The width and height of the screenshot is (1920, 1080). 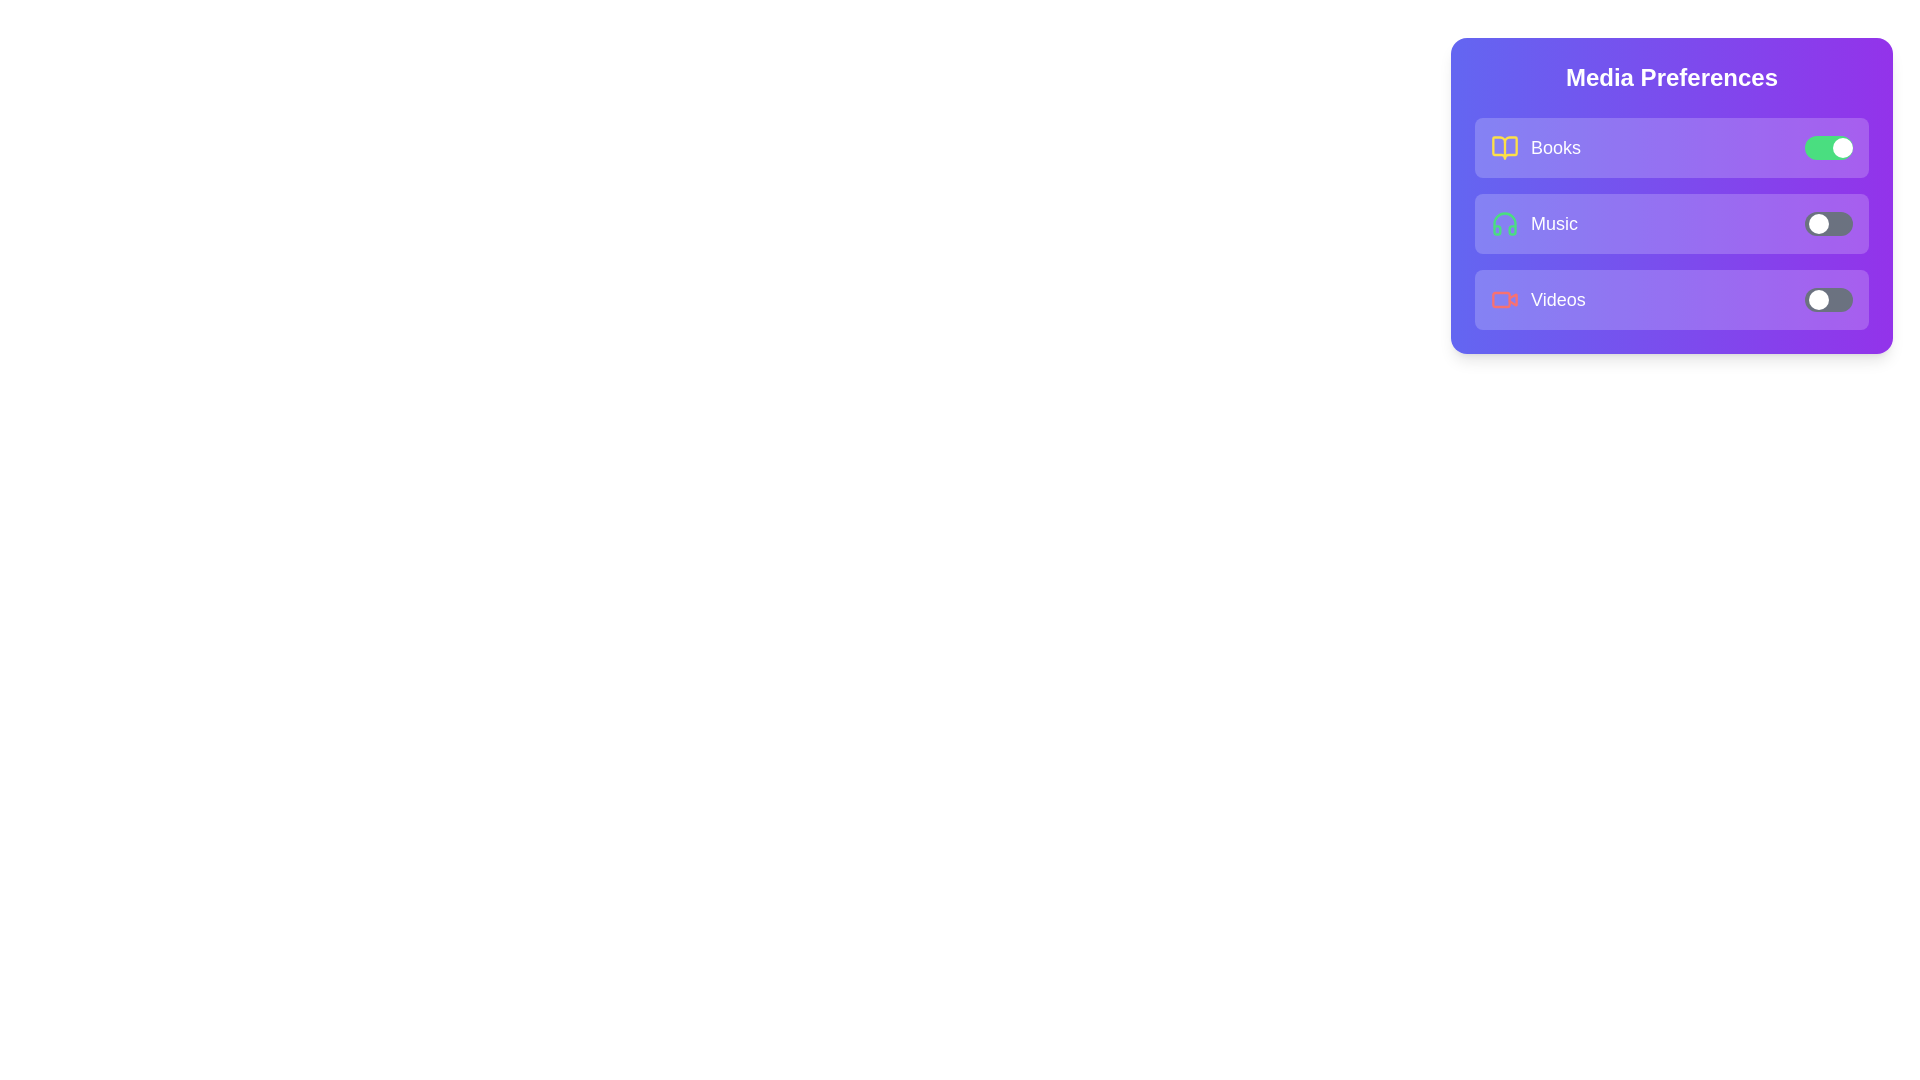 I want to click on the 'Books' text label, which identifies the toggle switch for book-related preferences located in a horizontal layout next to a book icon, so click(x=1554, y=146).